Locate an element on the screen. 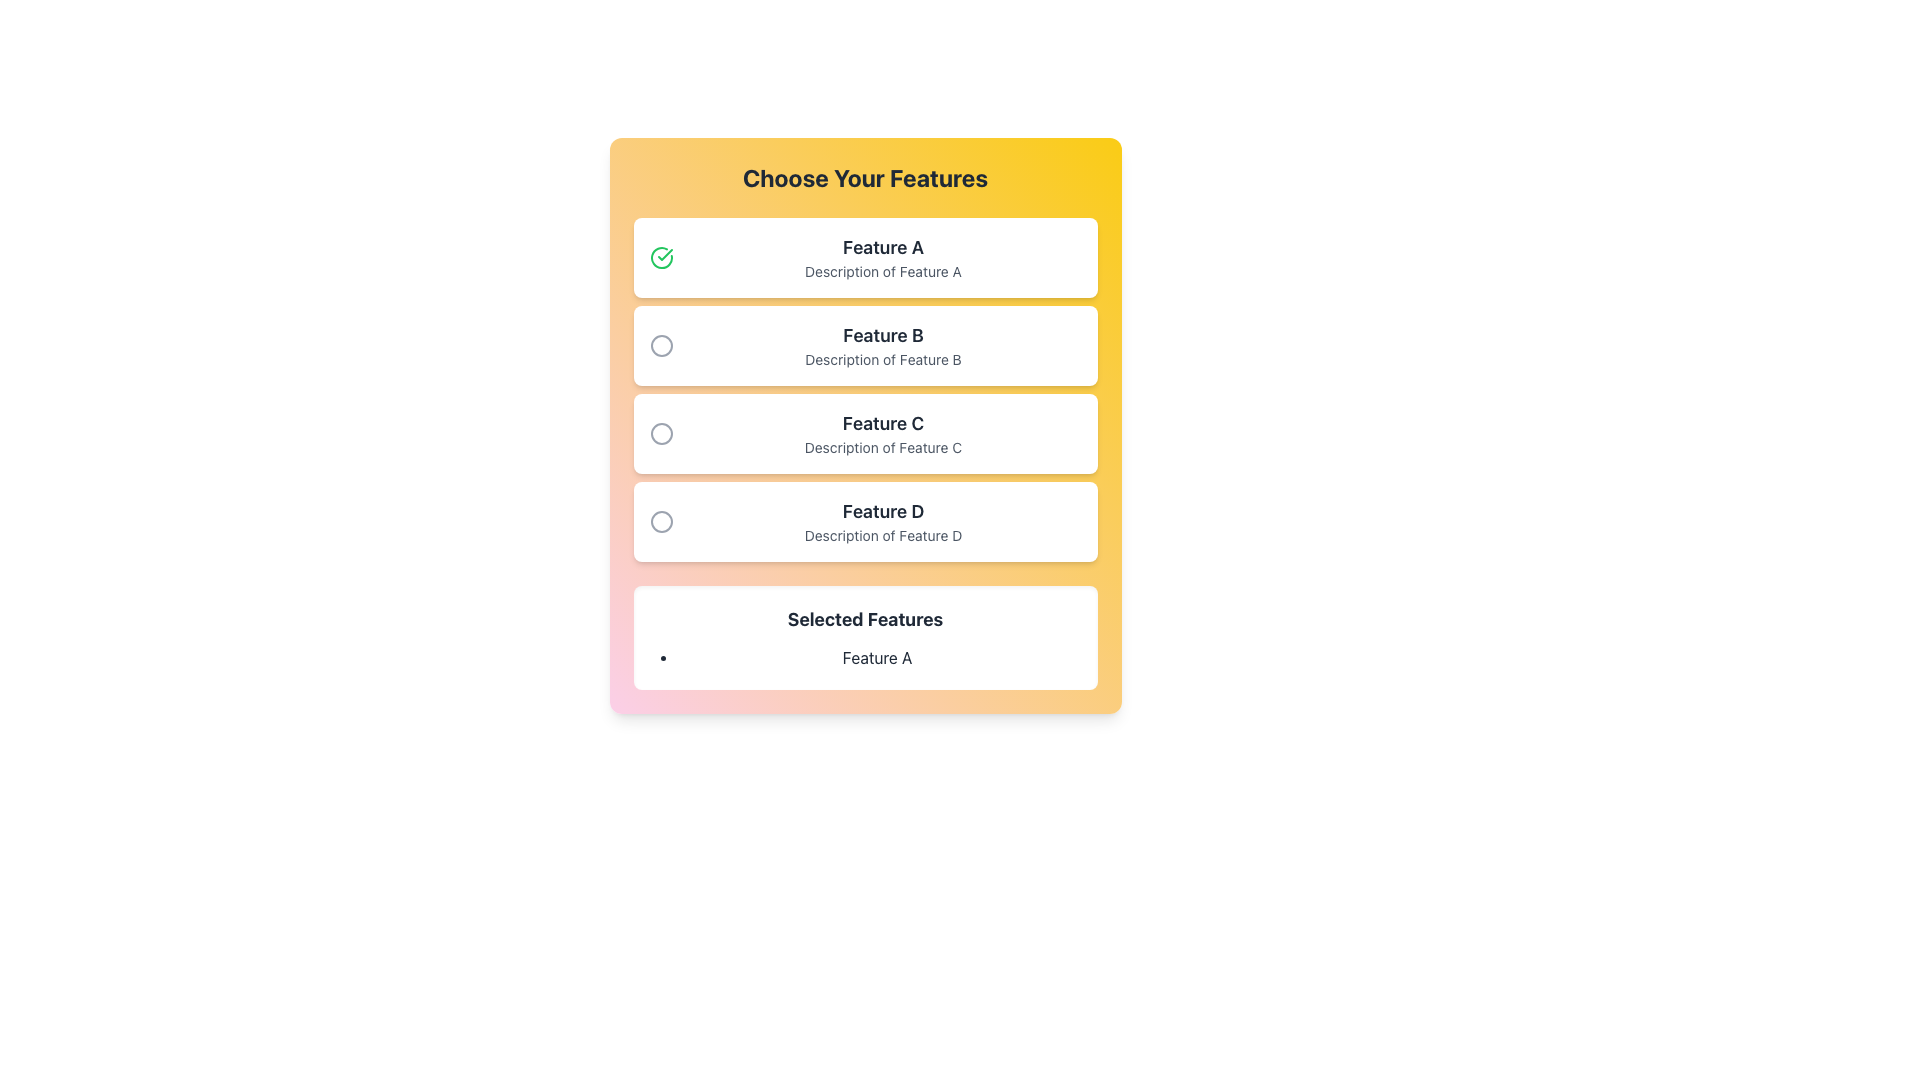  the text label displaying 'Feature A' styled with a bullet point and located under the 'Selected Features' heading is located at coordinates (877, 658).